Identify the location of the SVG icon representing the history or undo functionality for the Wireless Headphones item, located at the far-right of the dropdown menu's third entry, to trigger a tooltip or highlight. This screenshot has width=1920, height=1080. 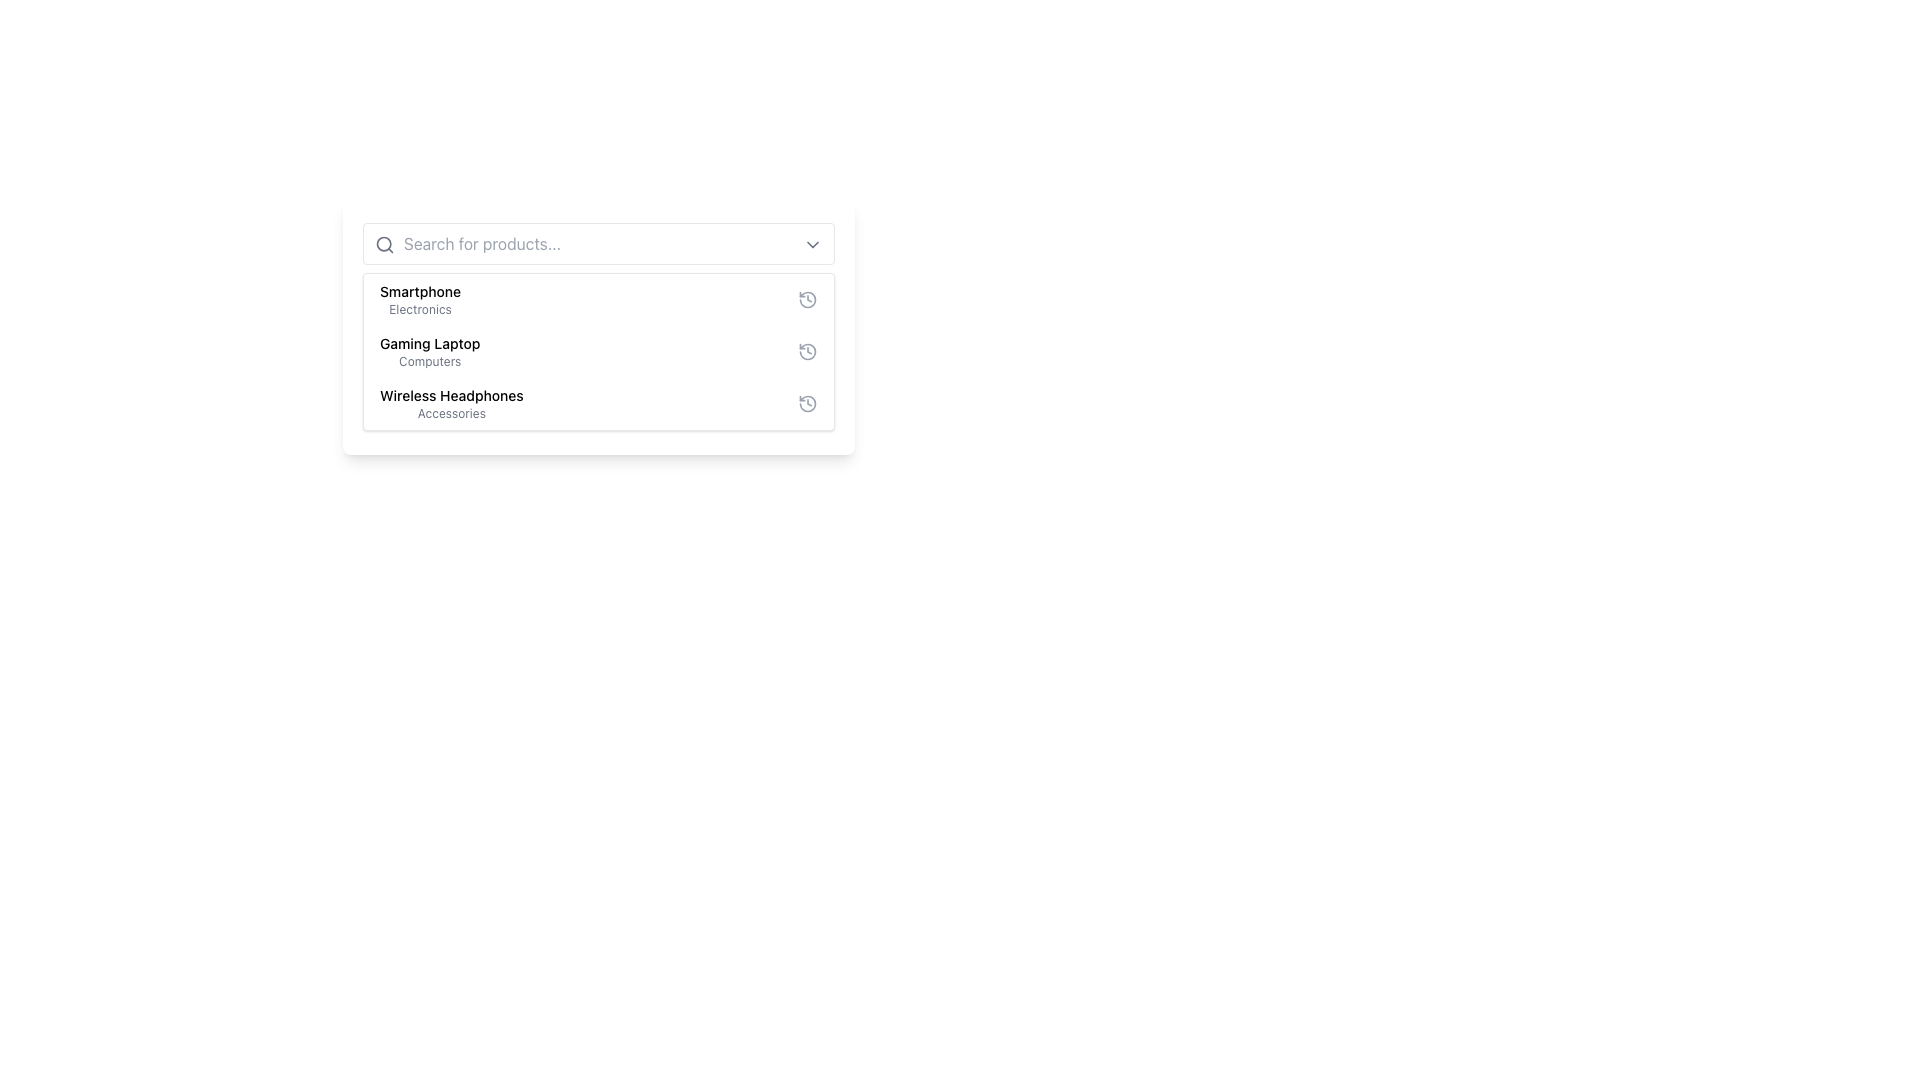
(807, 300).